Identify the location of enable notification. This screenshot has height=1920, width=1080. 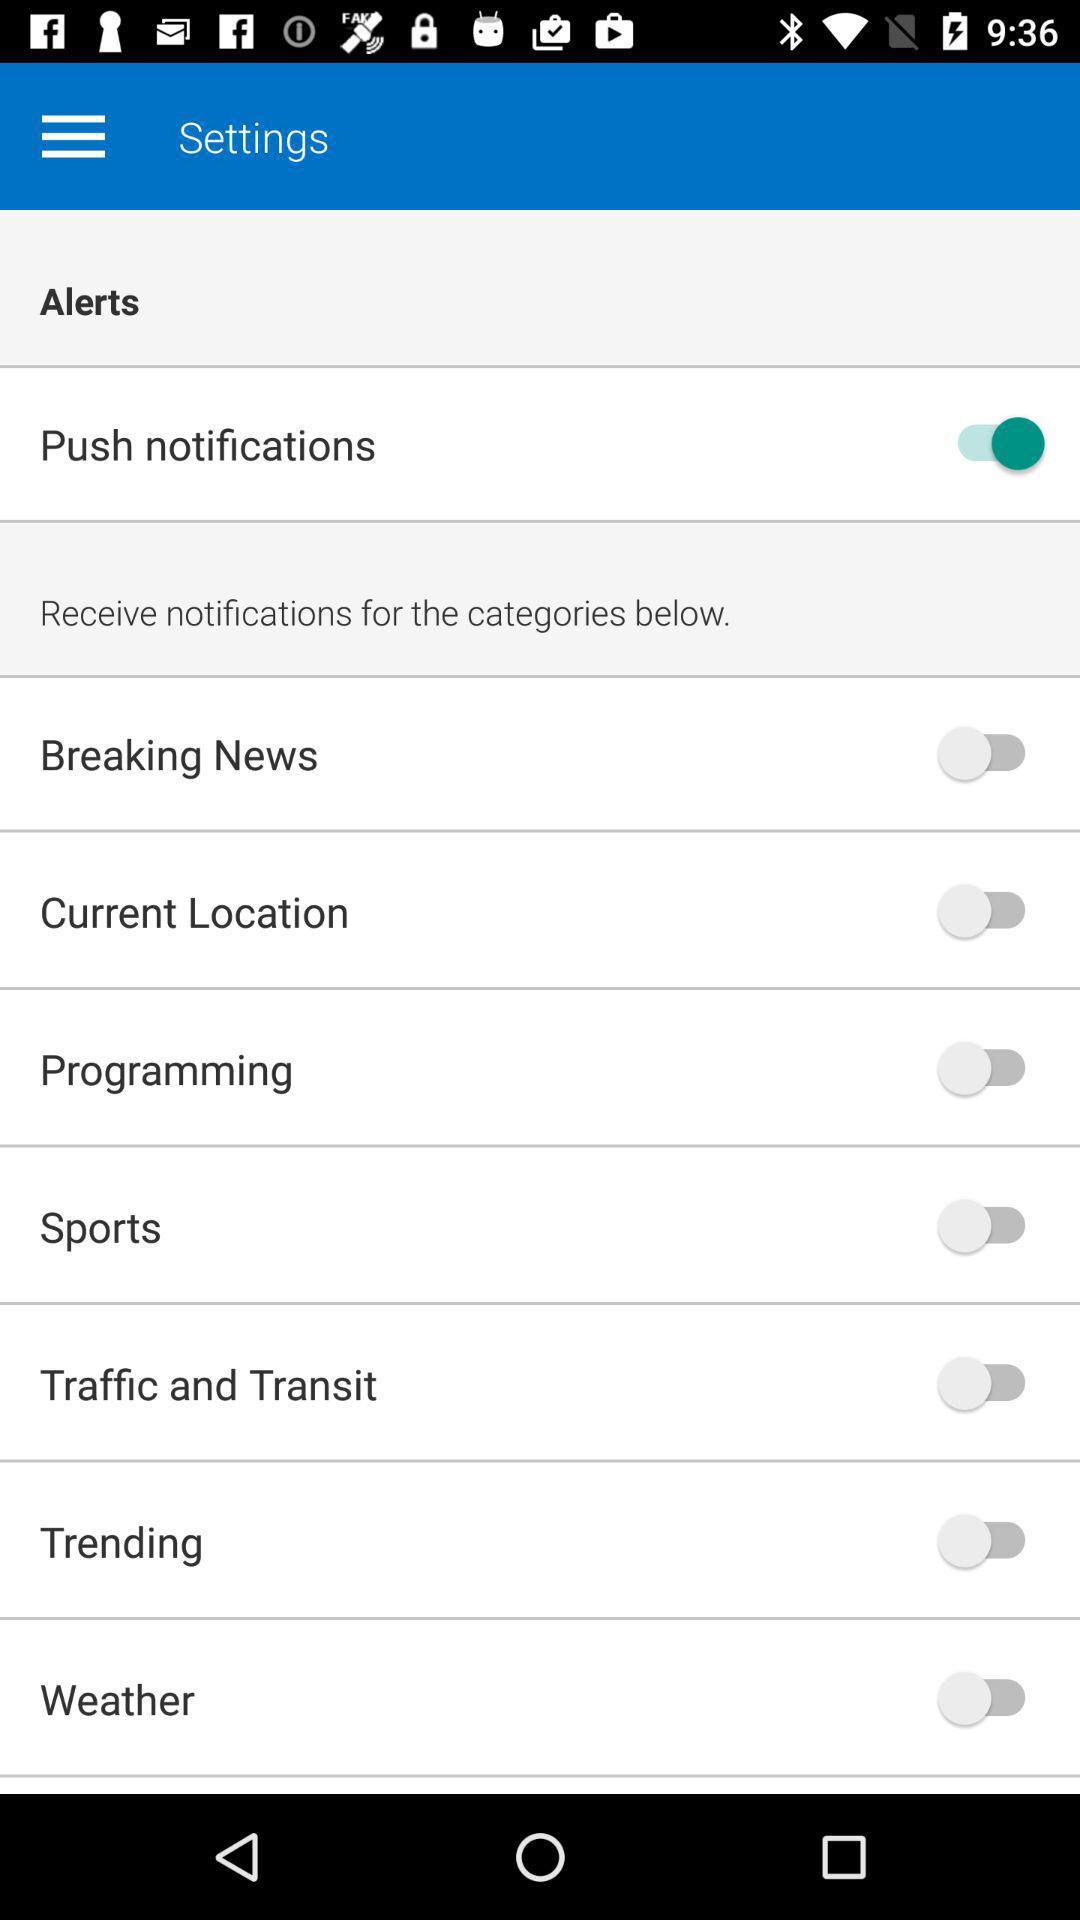
(991, 1539).